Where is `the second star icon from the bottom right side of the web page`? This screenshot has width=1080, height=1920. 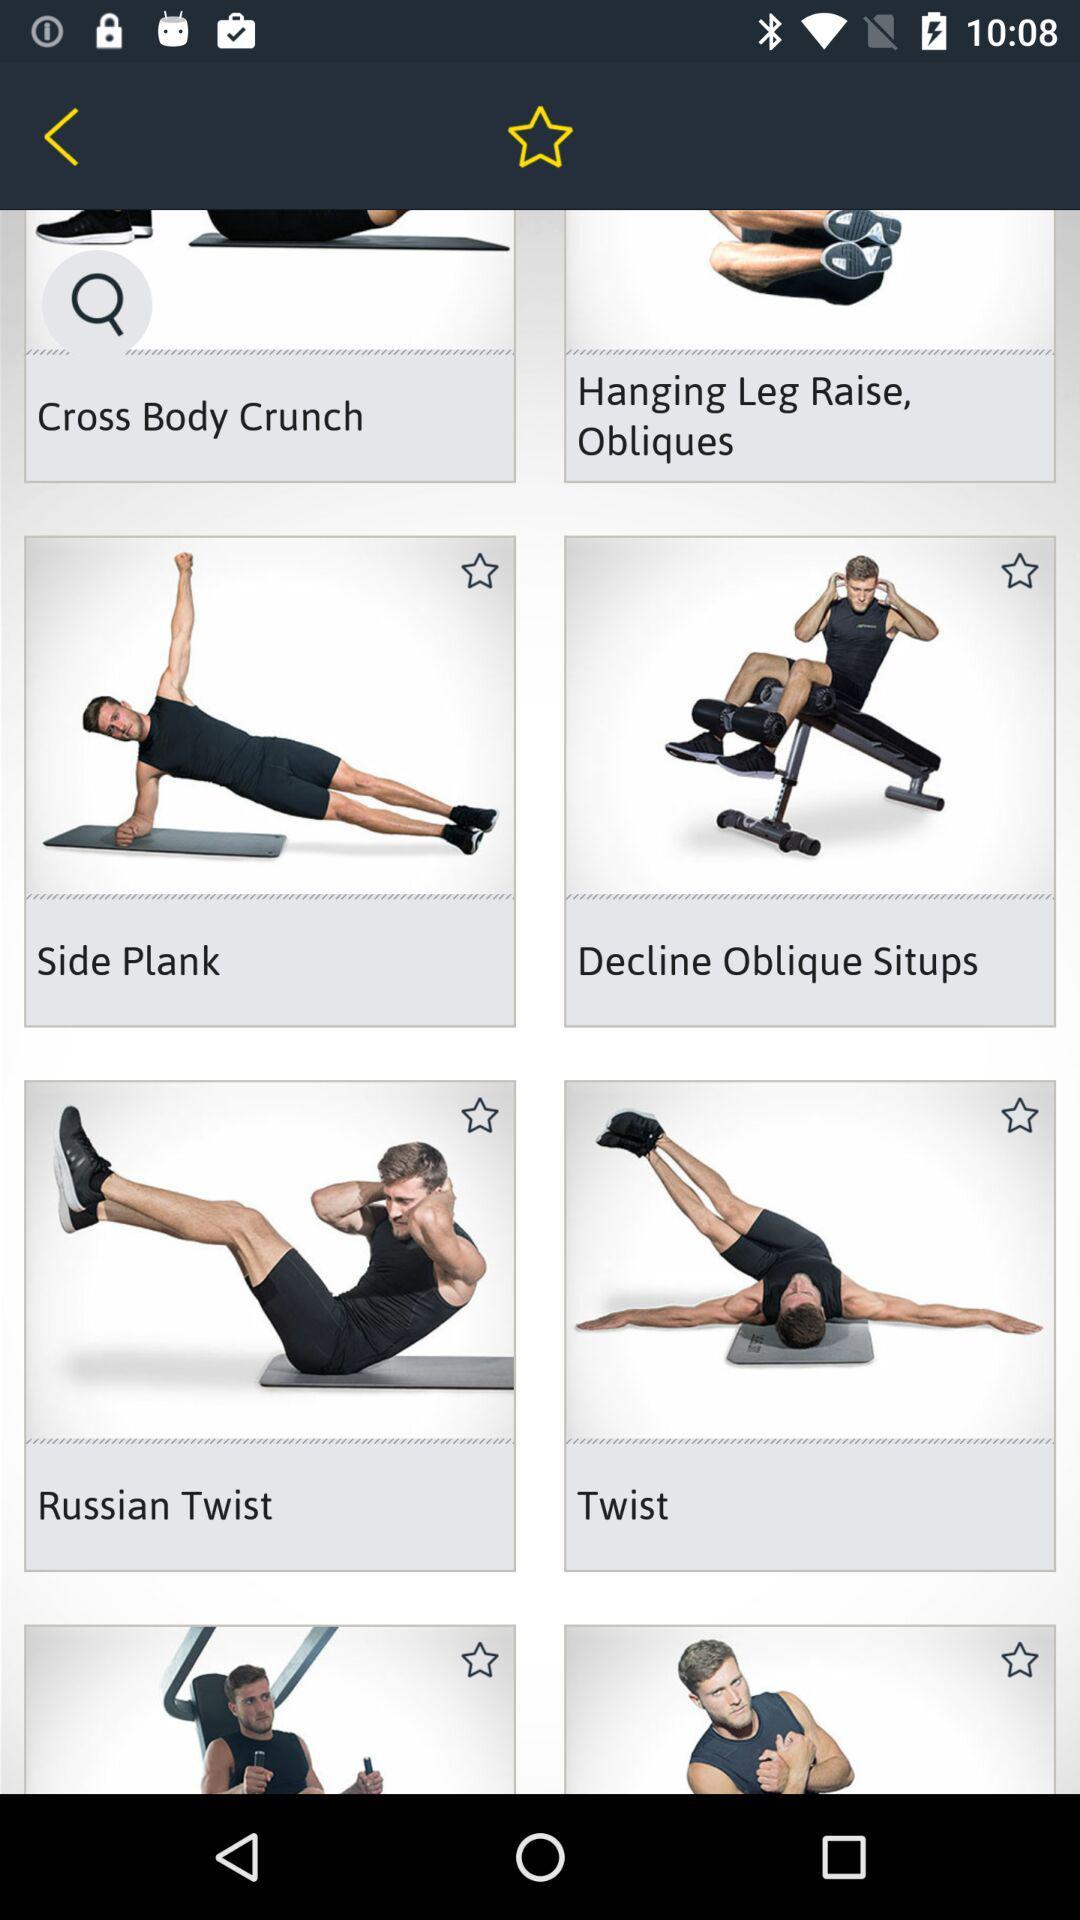
the second star icon from the bottom right side of the web page is located at coordinates (1020, 1114).